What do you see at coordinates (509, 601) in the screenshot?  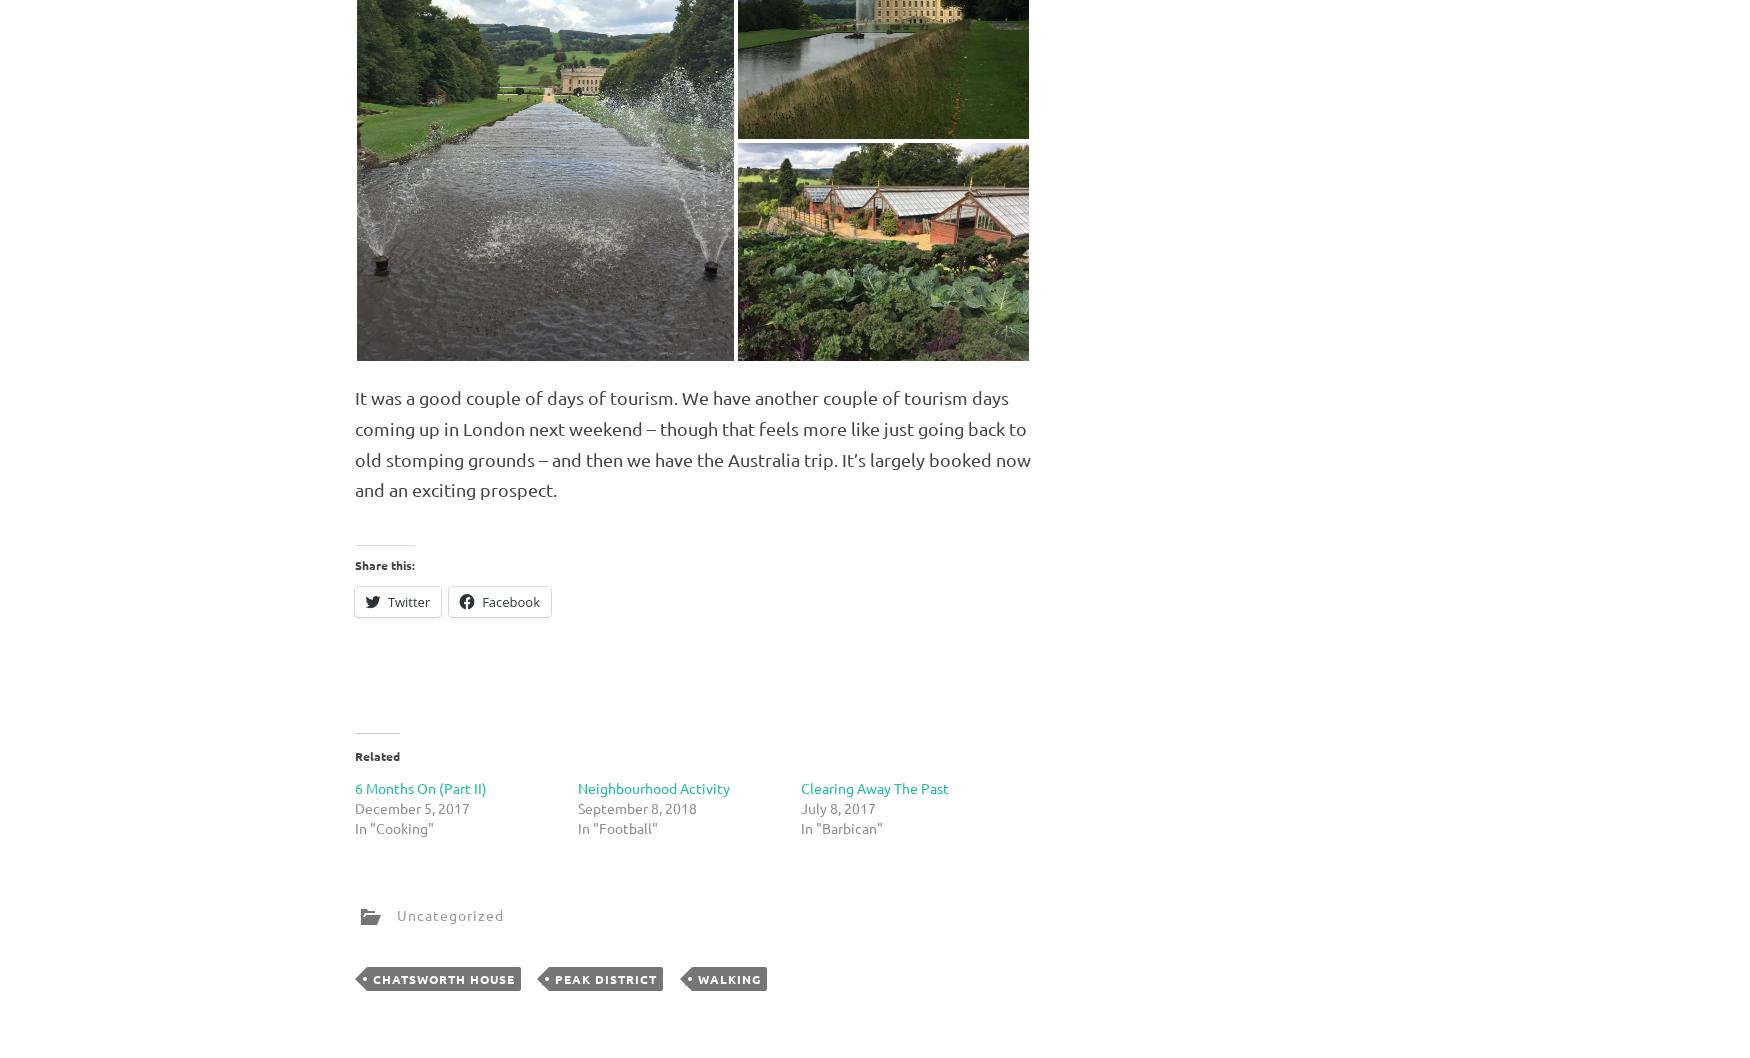 I see `'Facebook'` at bounding box center [509, 601].